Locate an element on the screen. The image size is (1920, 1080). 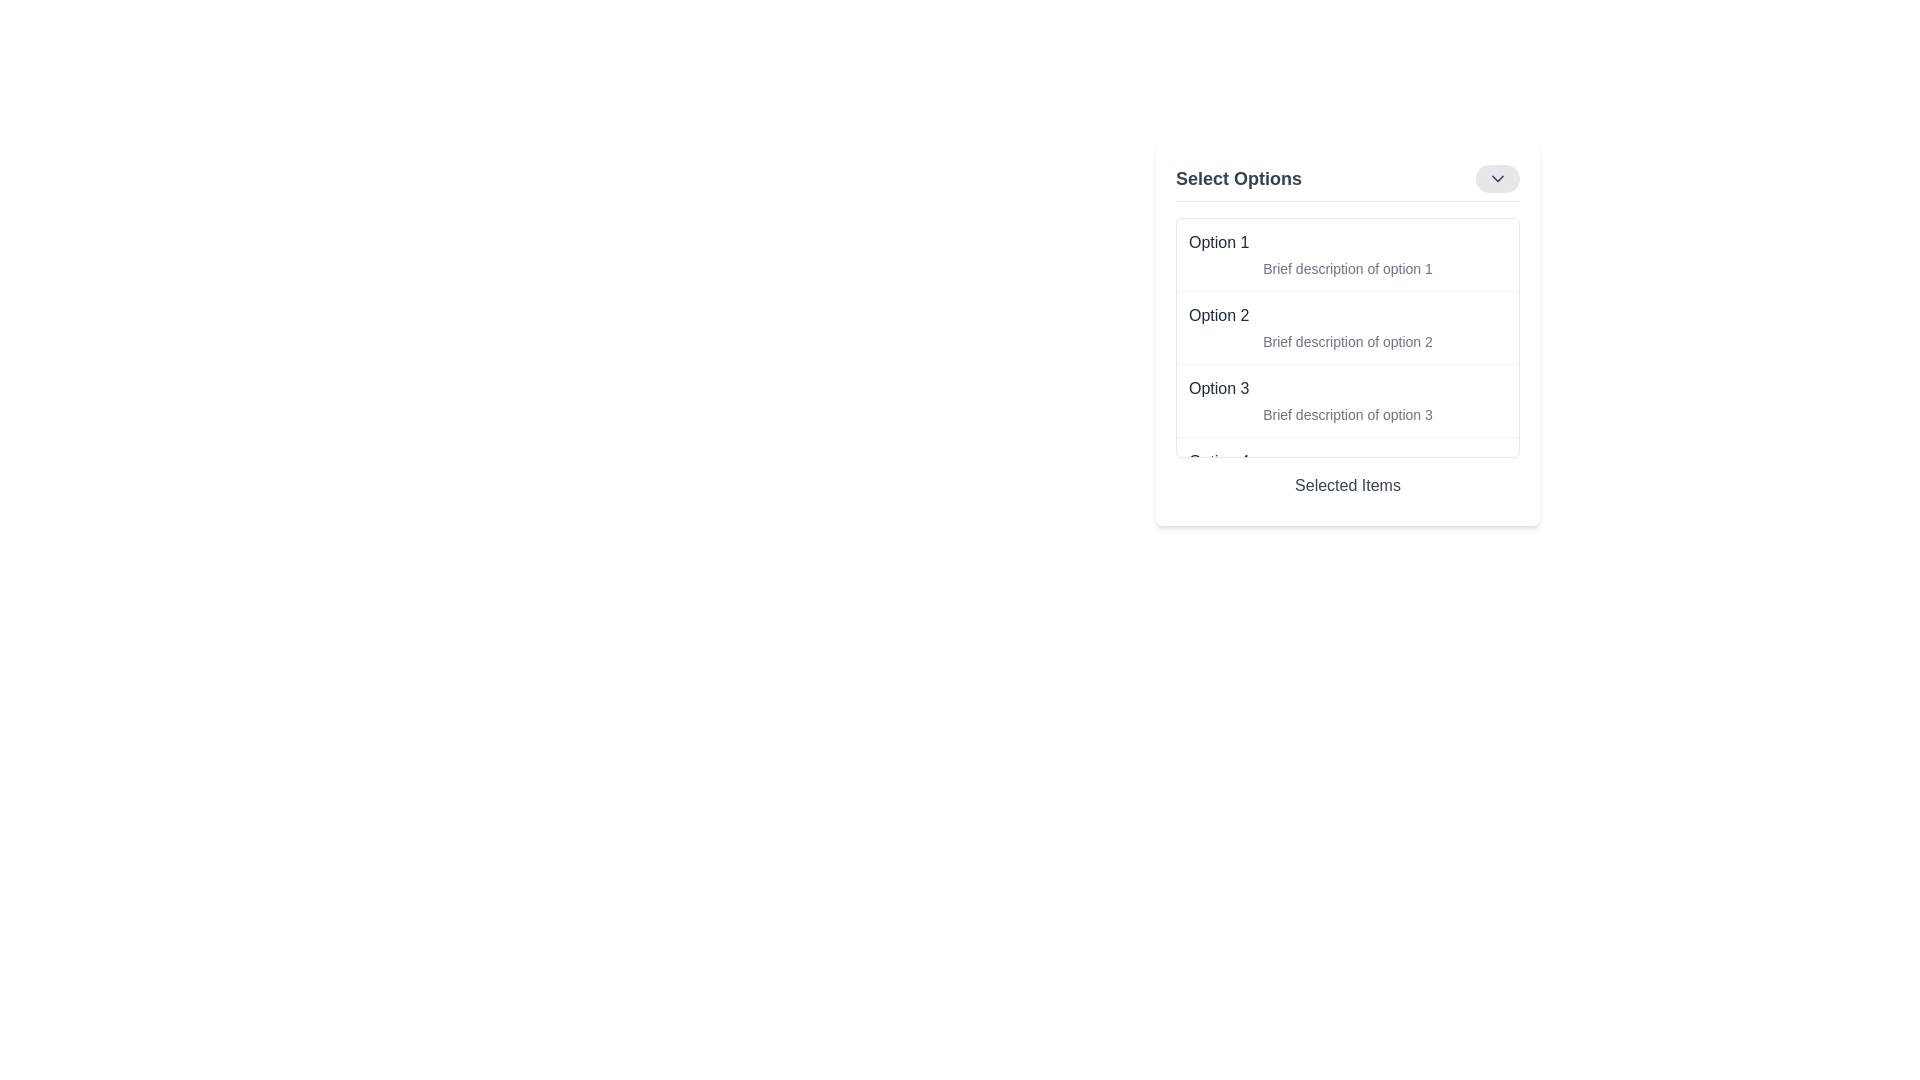
the text label that reads 'Brief description of option 3', which is styled in gray and appears beneath the label 'Option 3' in a vertical list is located at coordinates (1348, 414).